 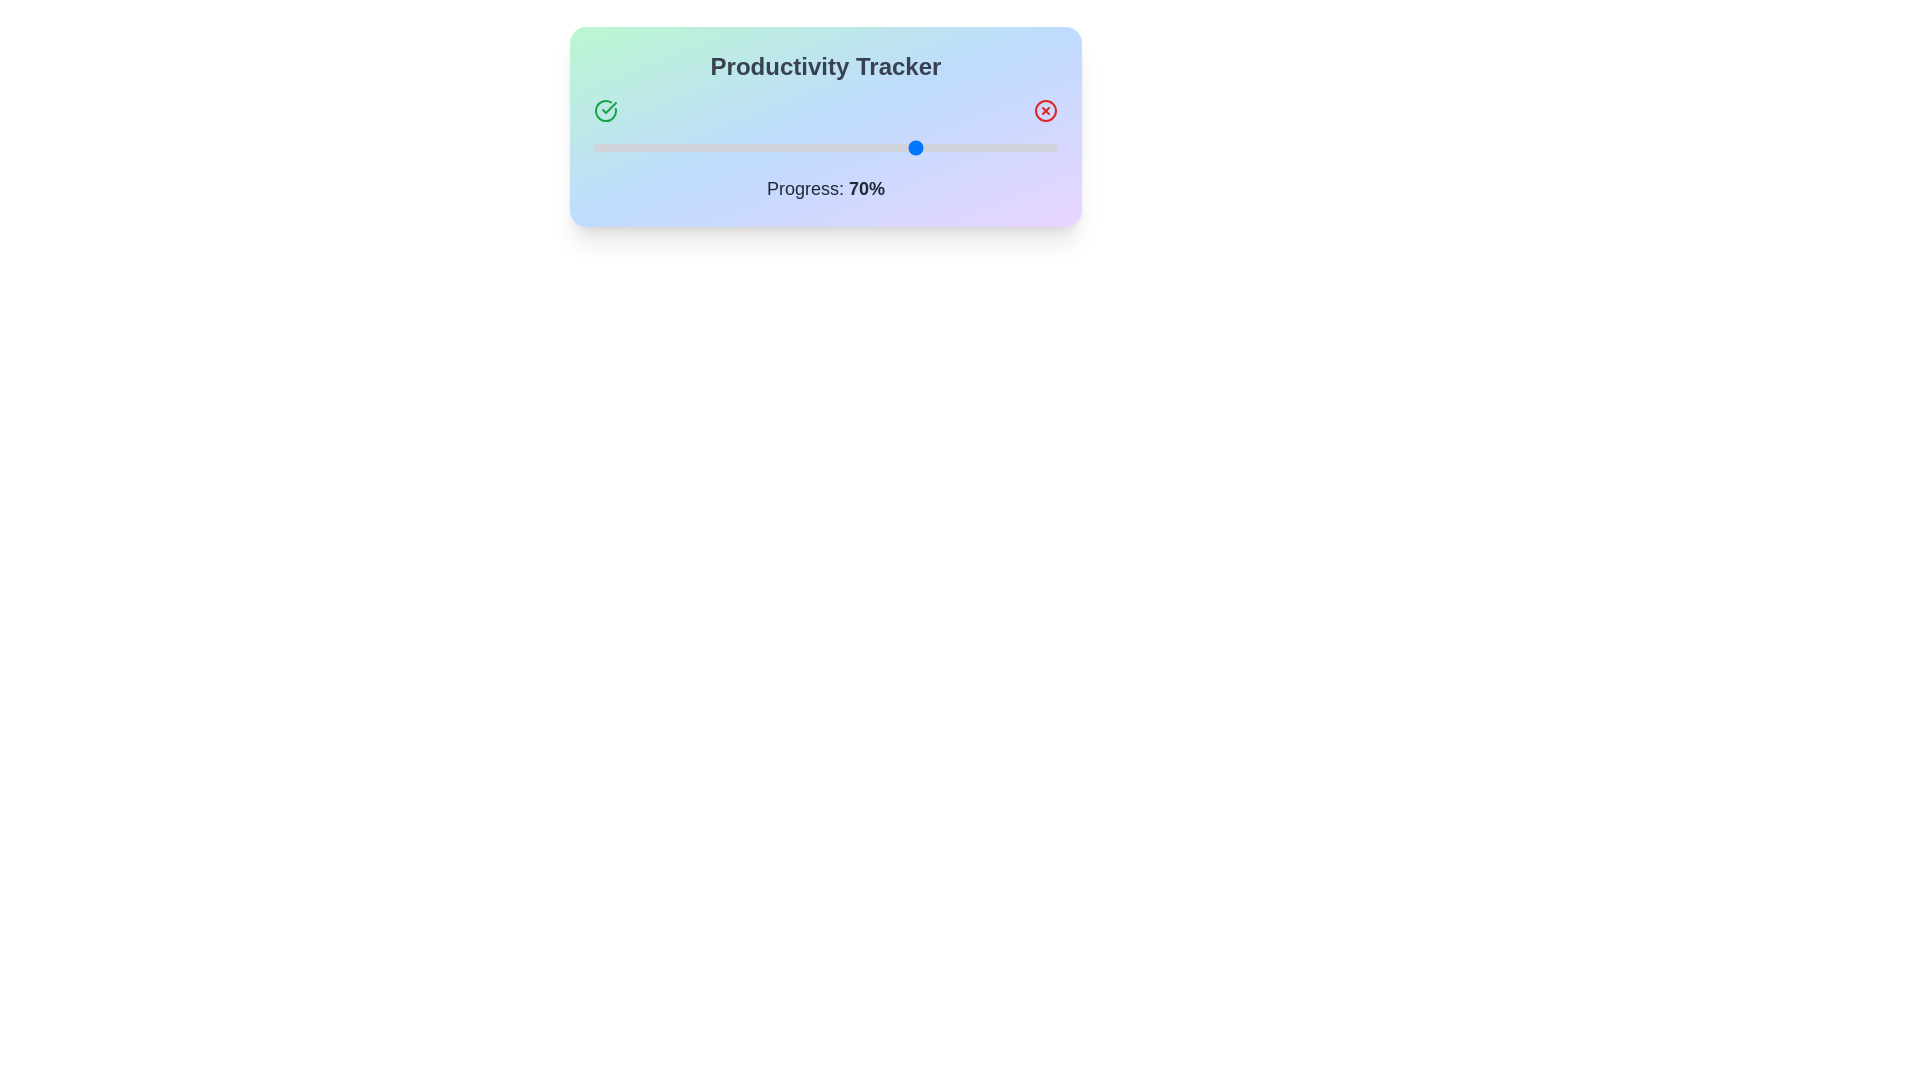 I want to click on the progress value, so click(x=654, y=146).